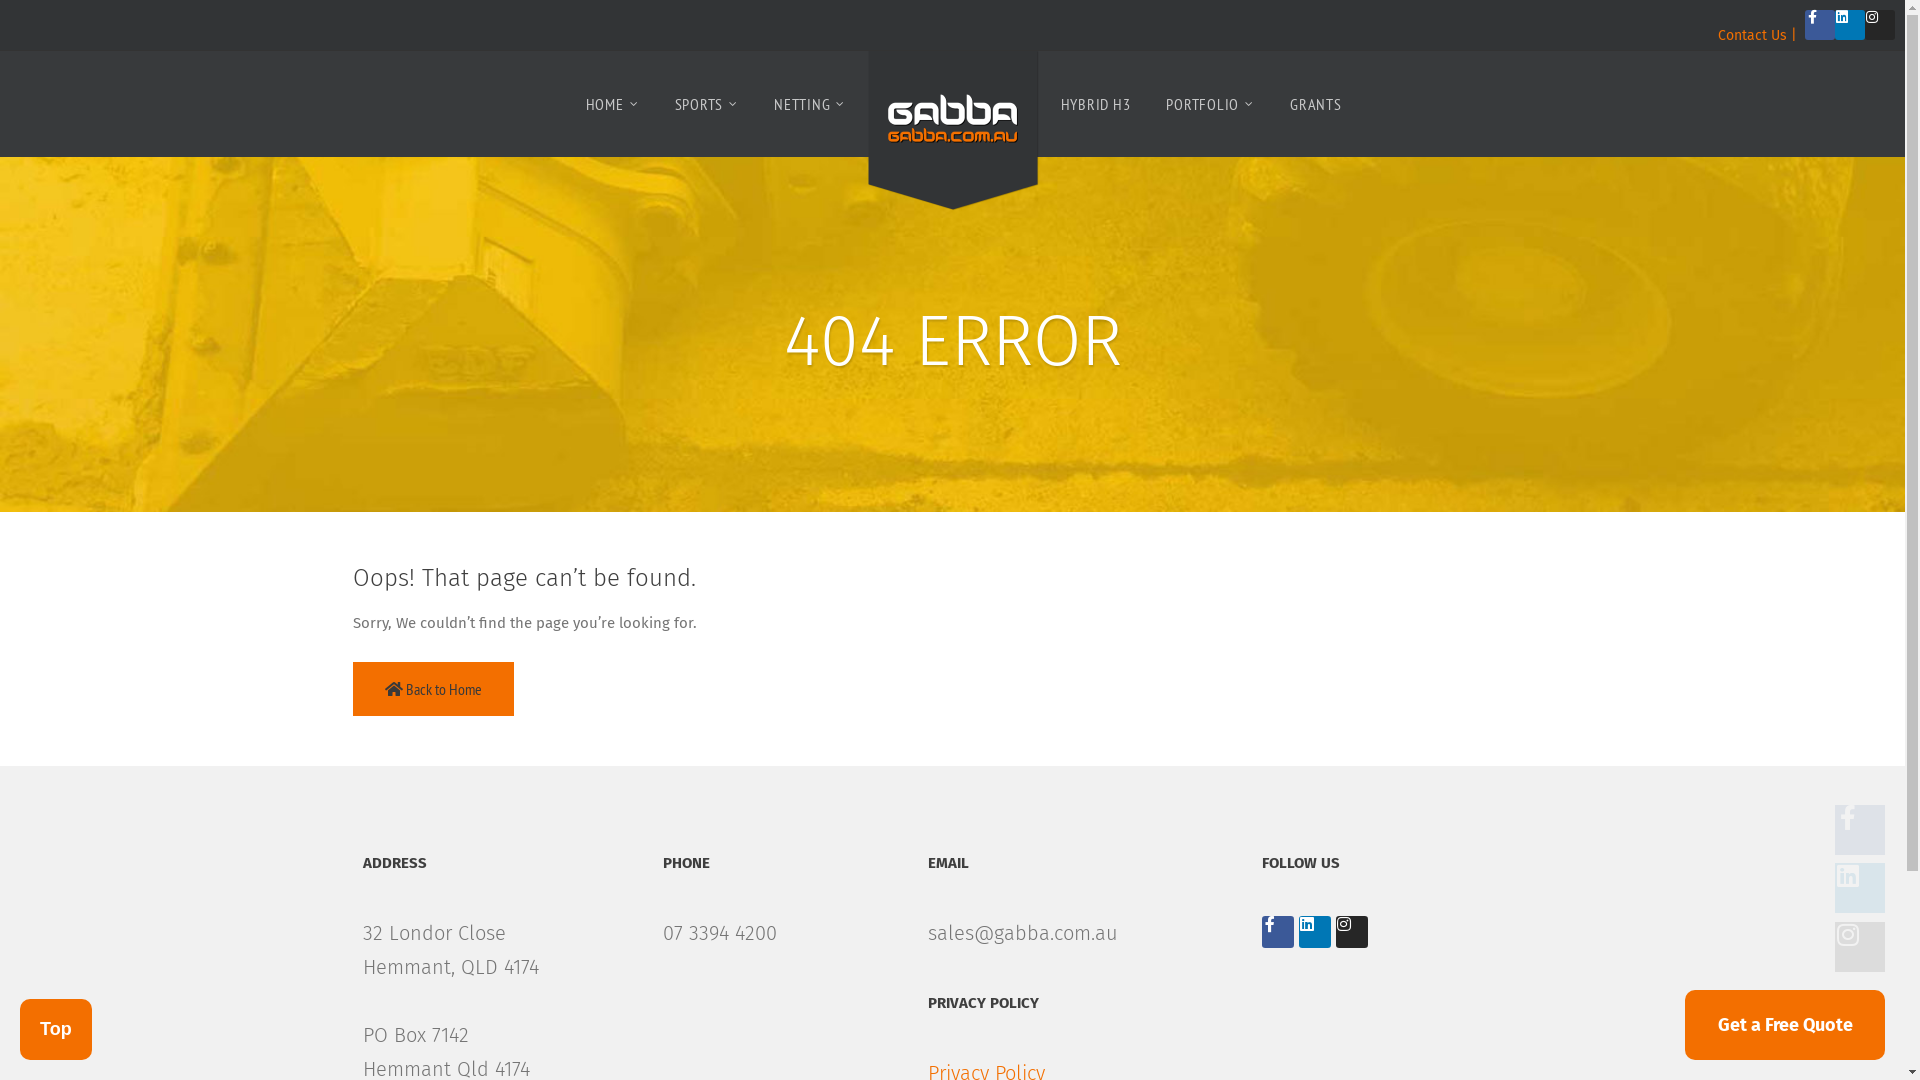  I want to click on 'HOME', so click(611, 104).